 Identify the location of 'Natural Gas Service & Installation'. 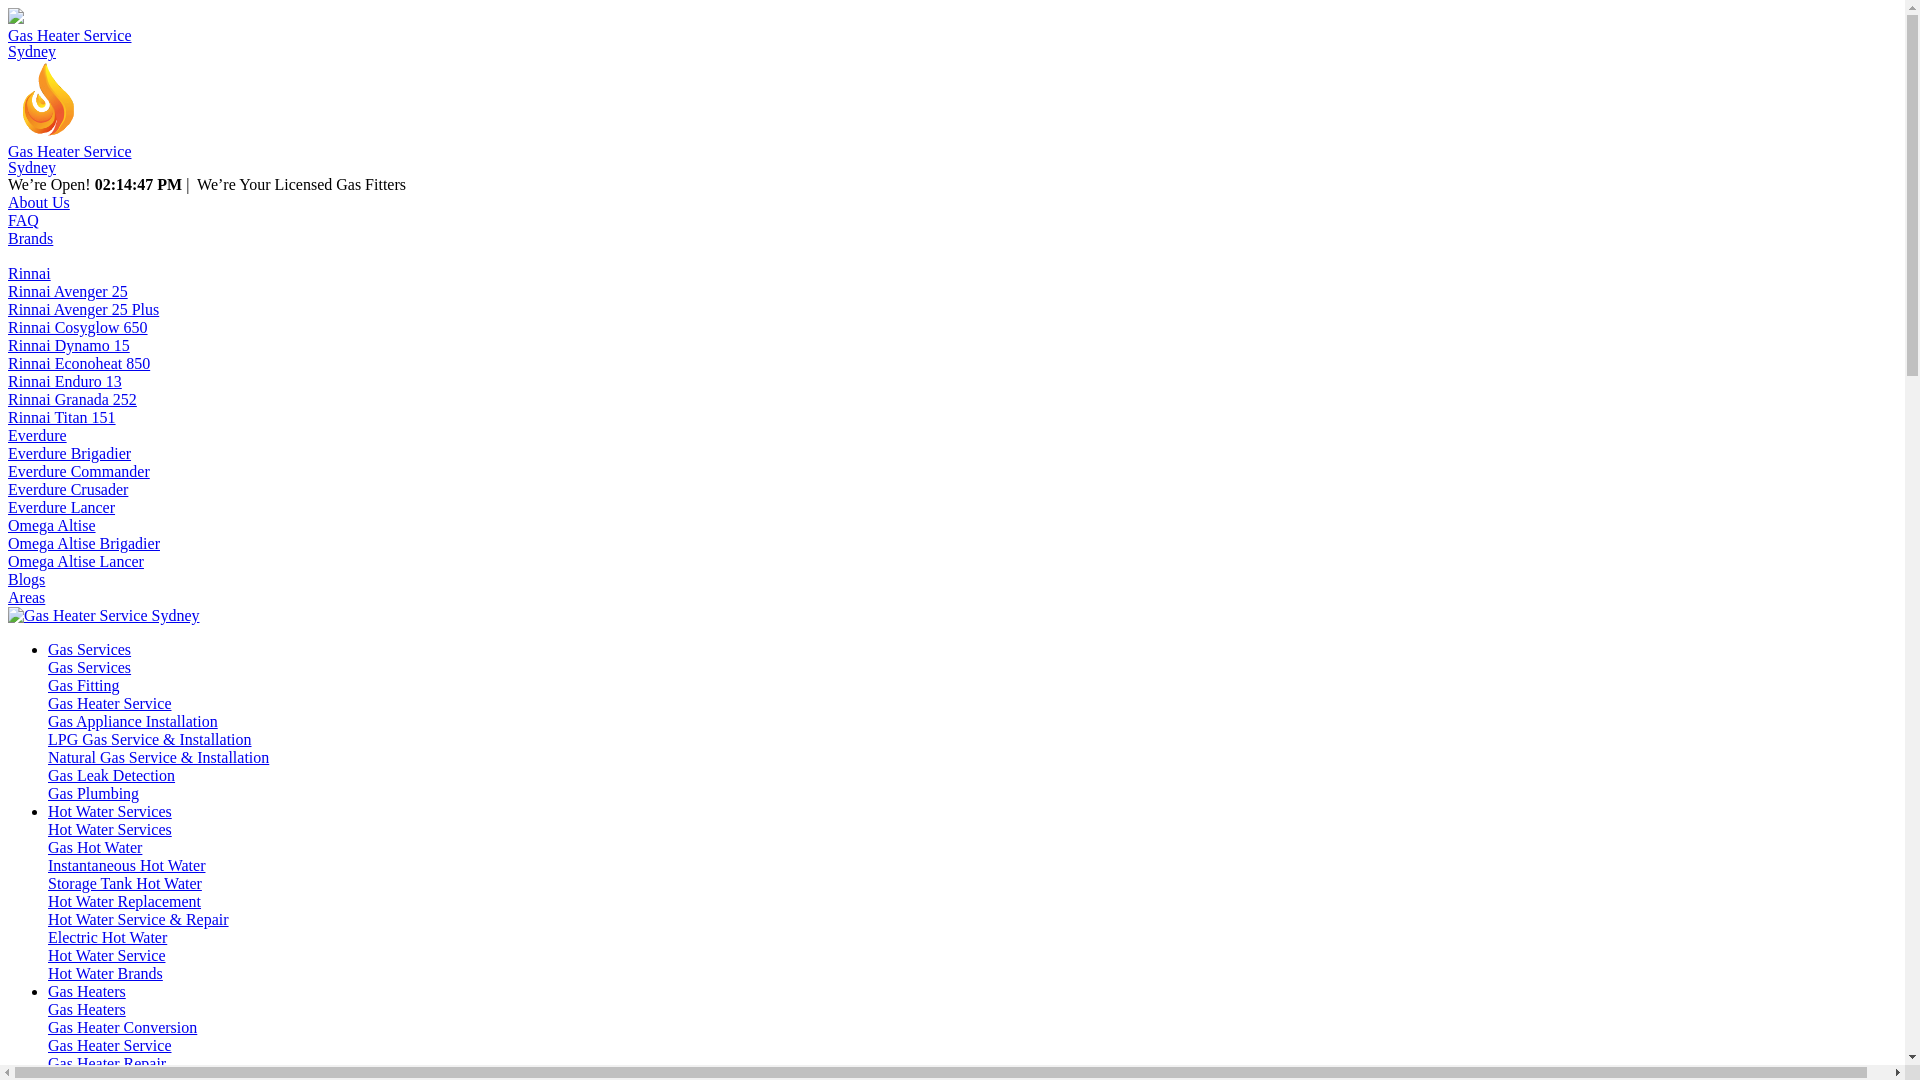
(157, 757).